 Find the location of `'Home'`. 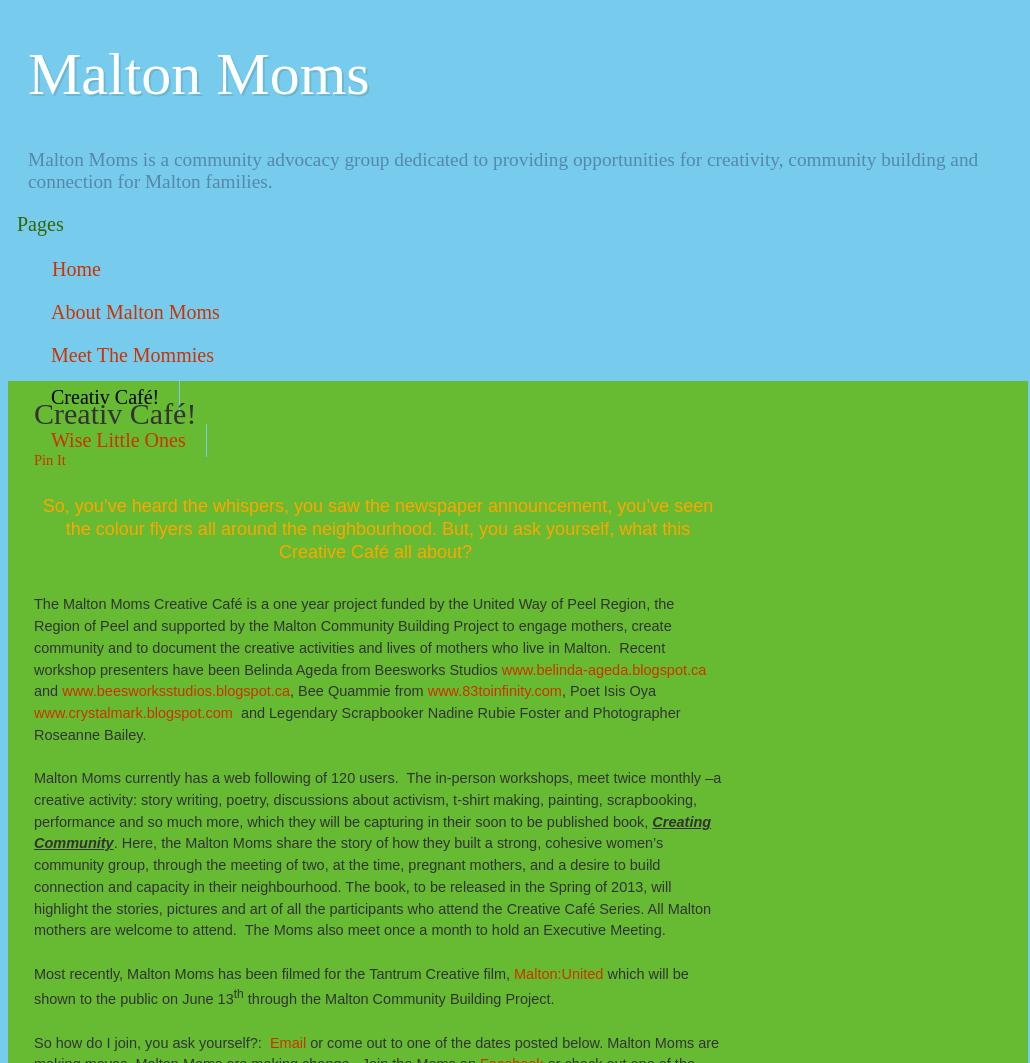

'Home' is located at coordinates (76, 269).